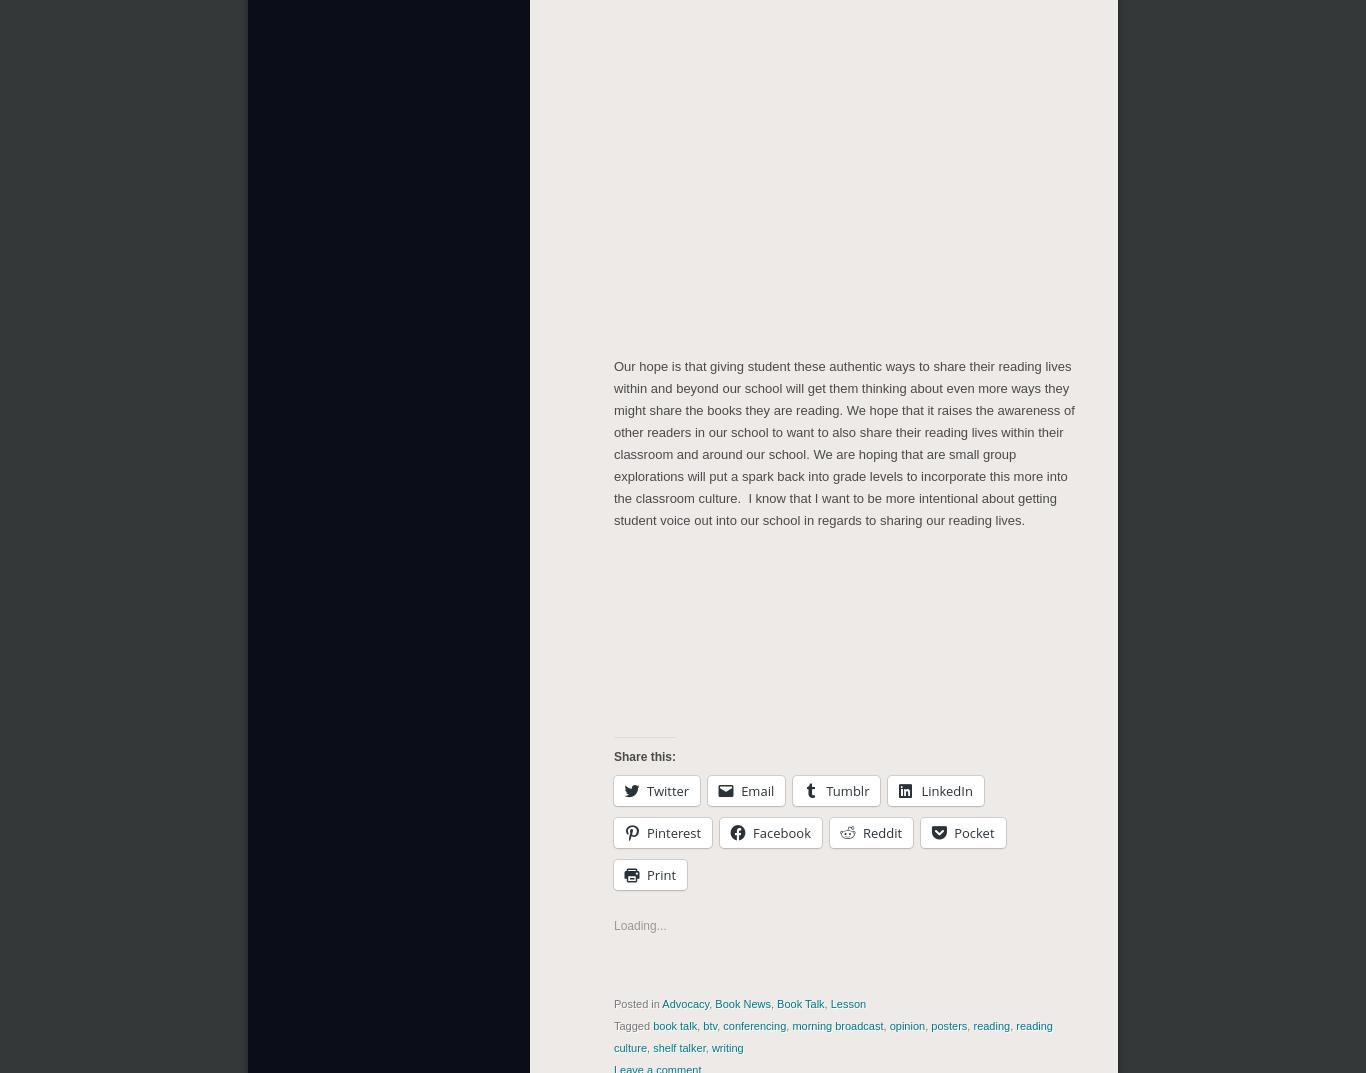 The height and width of the screenshot is (1073, 1366). Describe the element at coordinates (948, 1025) in the screenshot. I see `'posters'` at that location.